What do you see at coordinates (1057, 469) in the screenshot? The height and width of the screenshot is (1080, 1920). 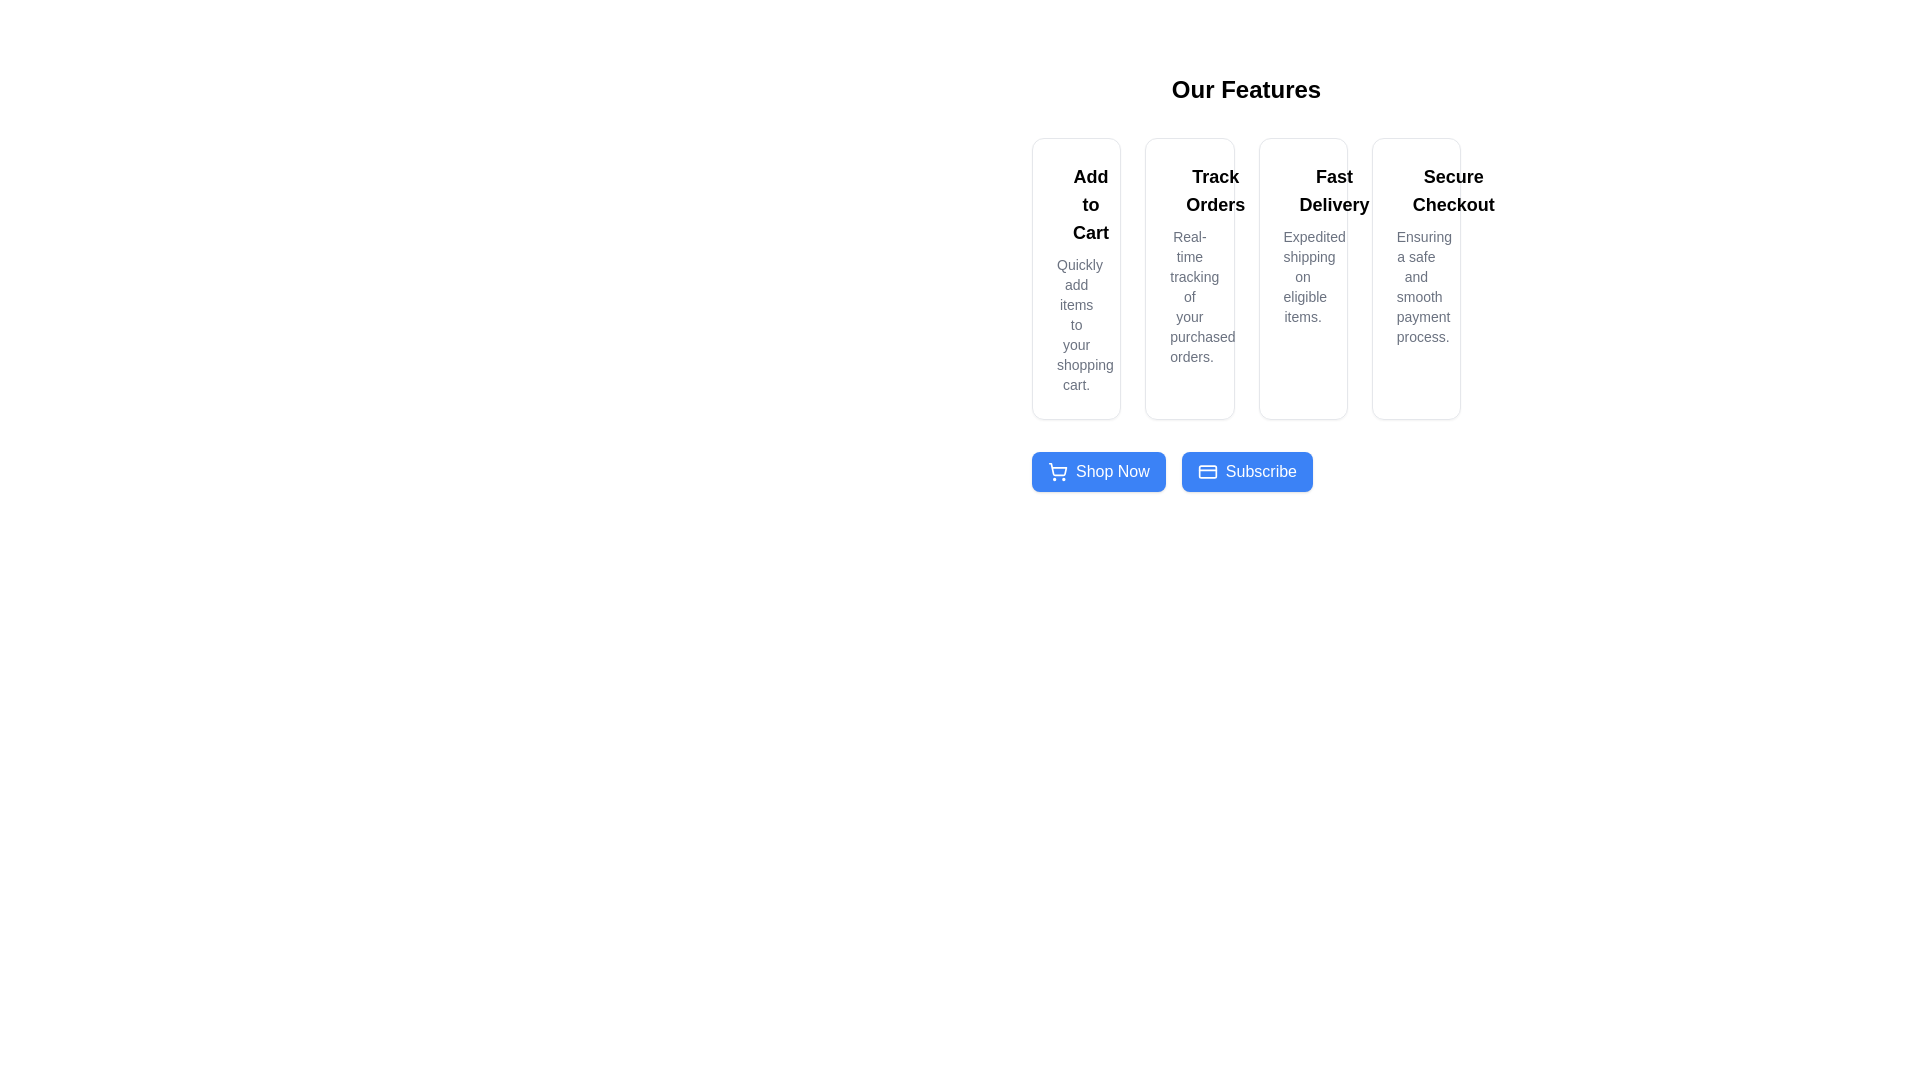 I see `the shopping cart icon, which is a minimalist outline style representation located within the 'Shop Now' button` at bounding box center [1057, 469].